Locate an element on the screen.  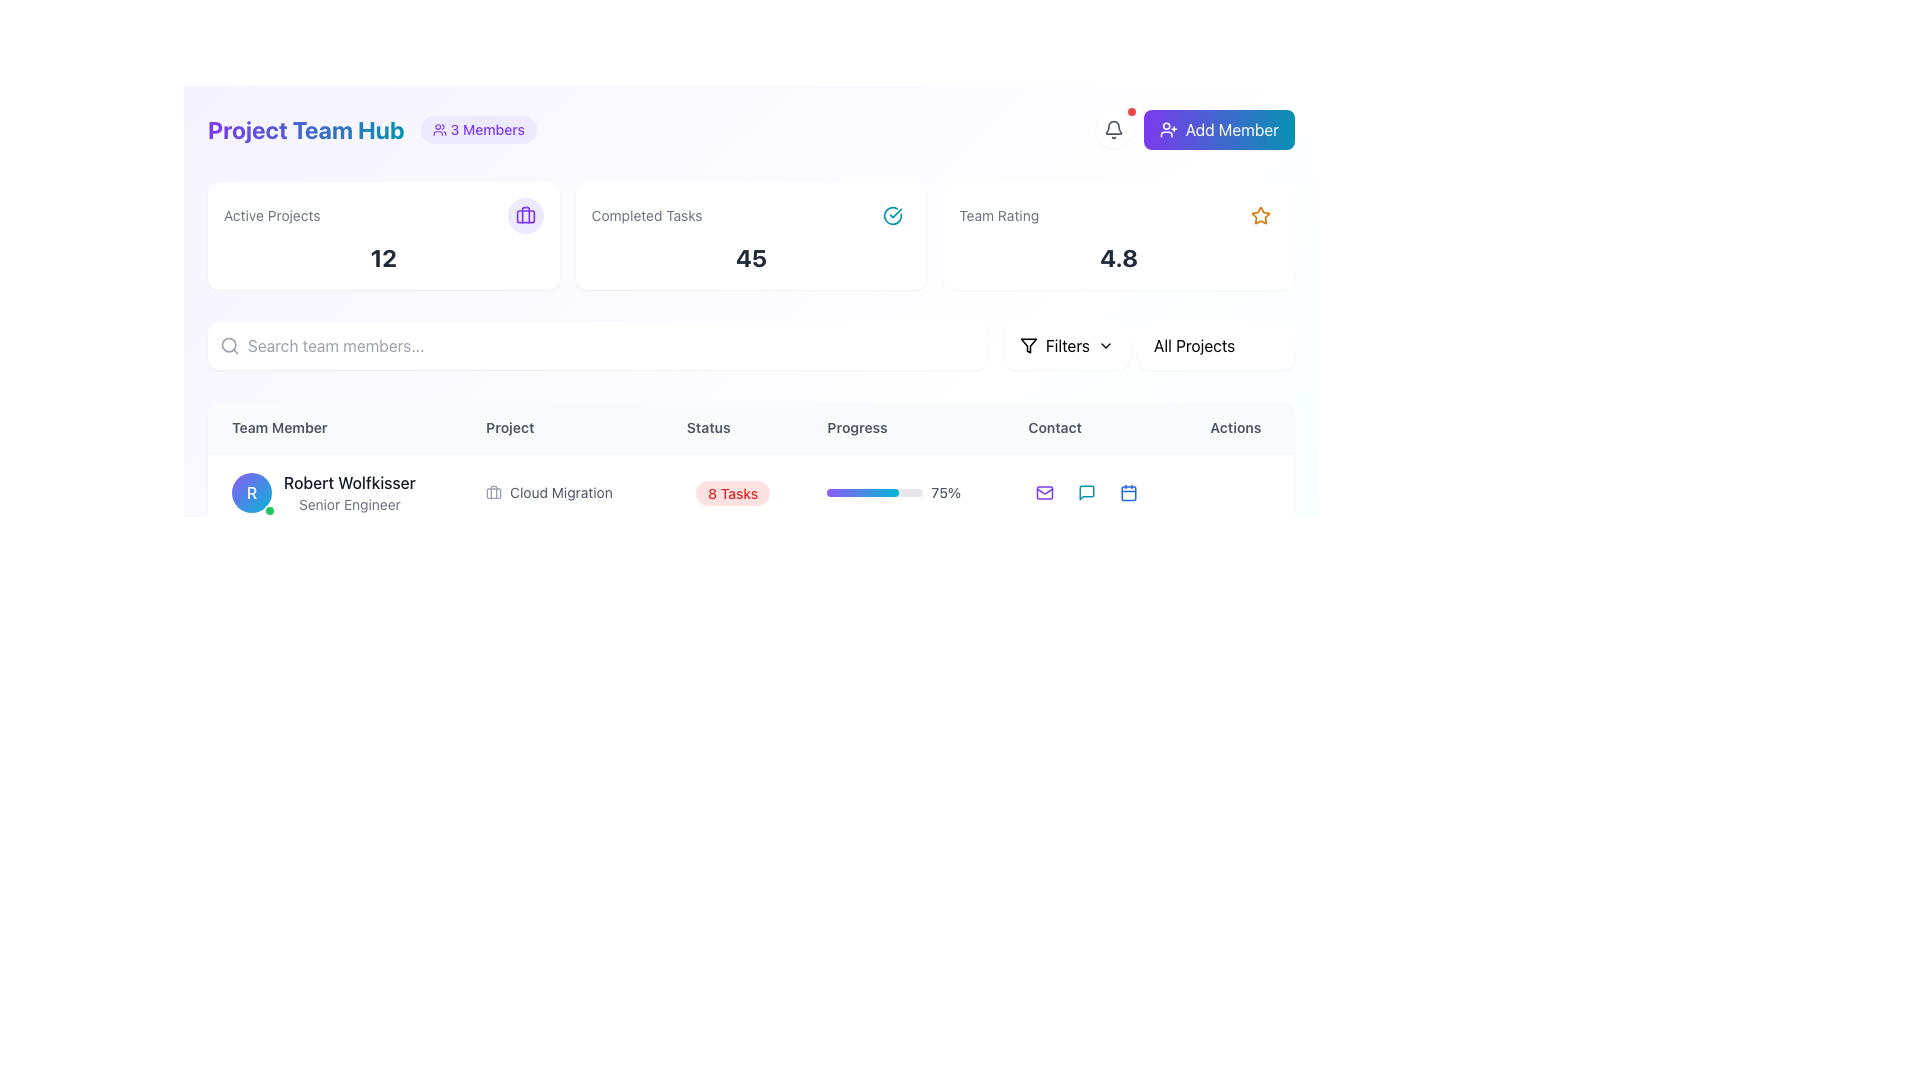
the small square-shaped icon resembling a speech or message bubble with a cyan blue outline located in the 'Contact' column for 'Robert Wolfkisser' is located at coordinates (1086, 493).